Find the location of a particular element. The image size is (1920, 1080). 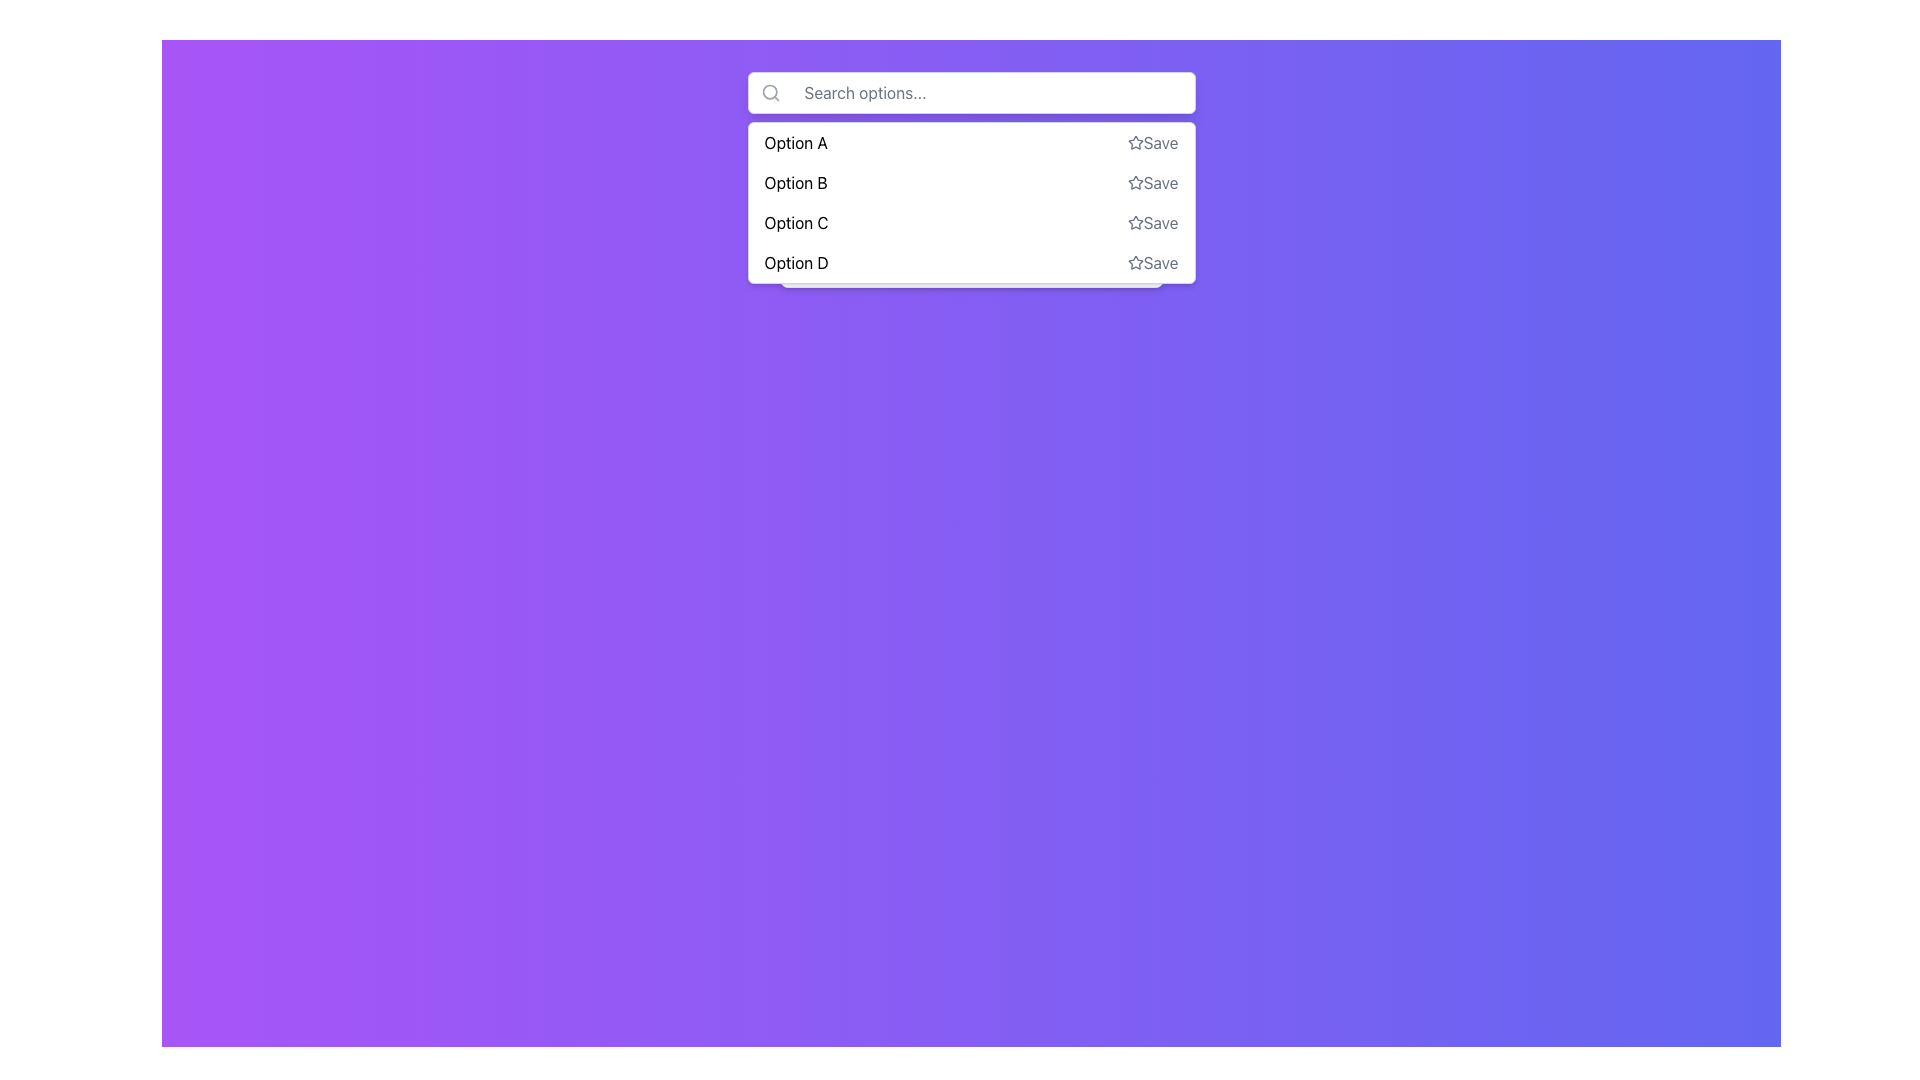

the star-shaped icon to the right of 'Option B' in the dropdown menu is located at coordinates (1135, 182).